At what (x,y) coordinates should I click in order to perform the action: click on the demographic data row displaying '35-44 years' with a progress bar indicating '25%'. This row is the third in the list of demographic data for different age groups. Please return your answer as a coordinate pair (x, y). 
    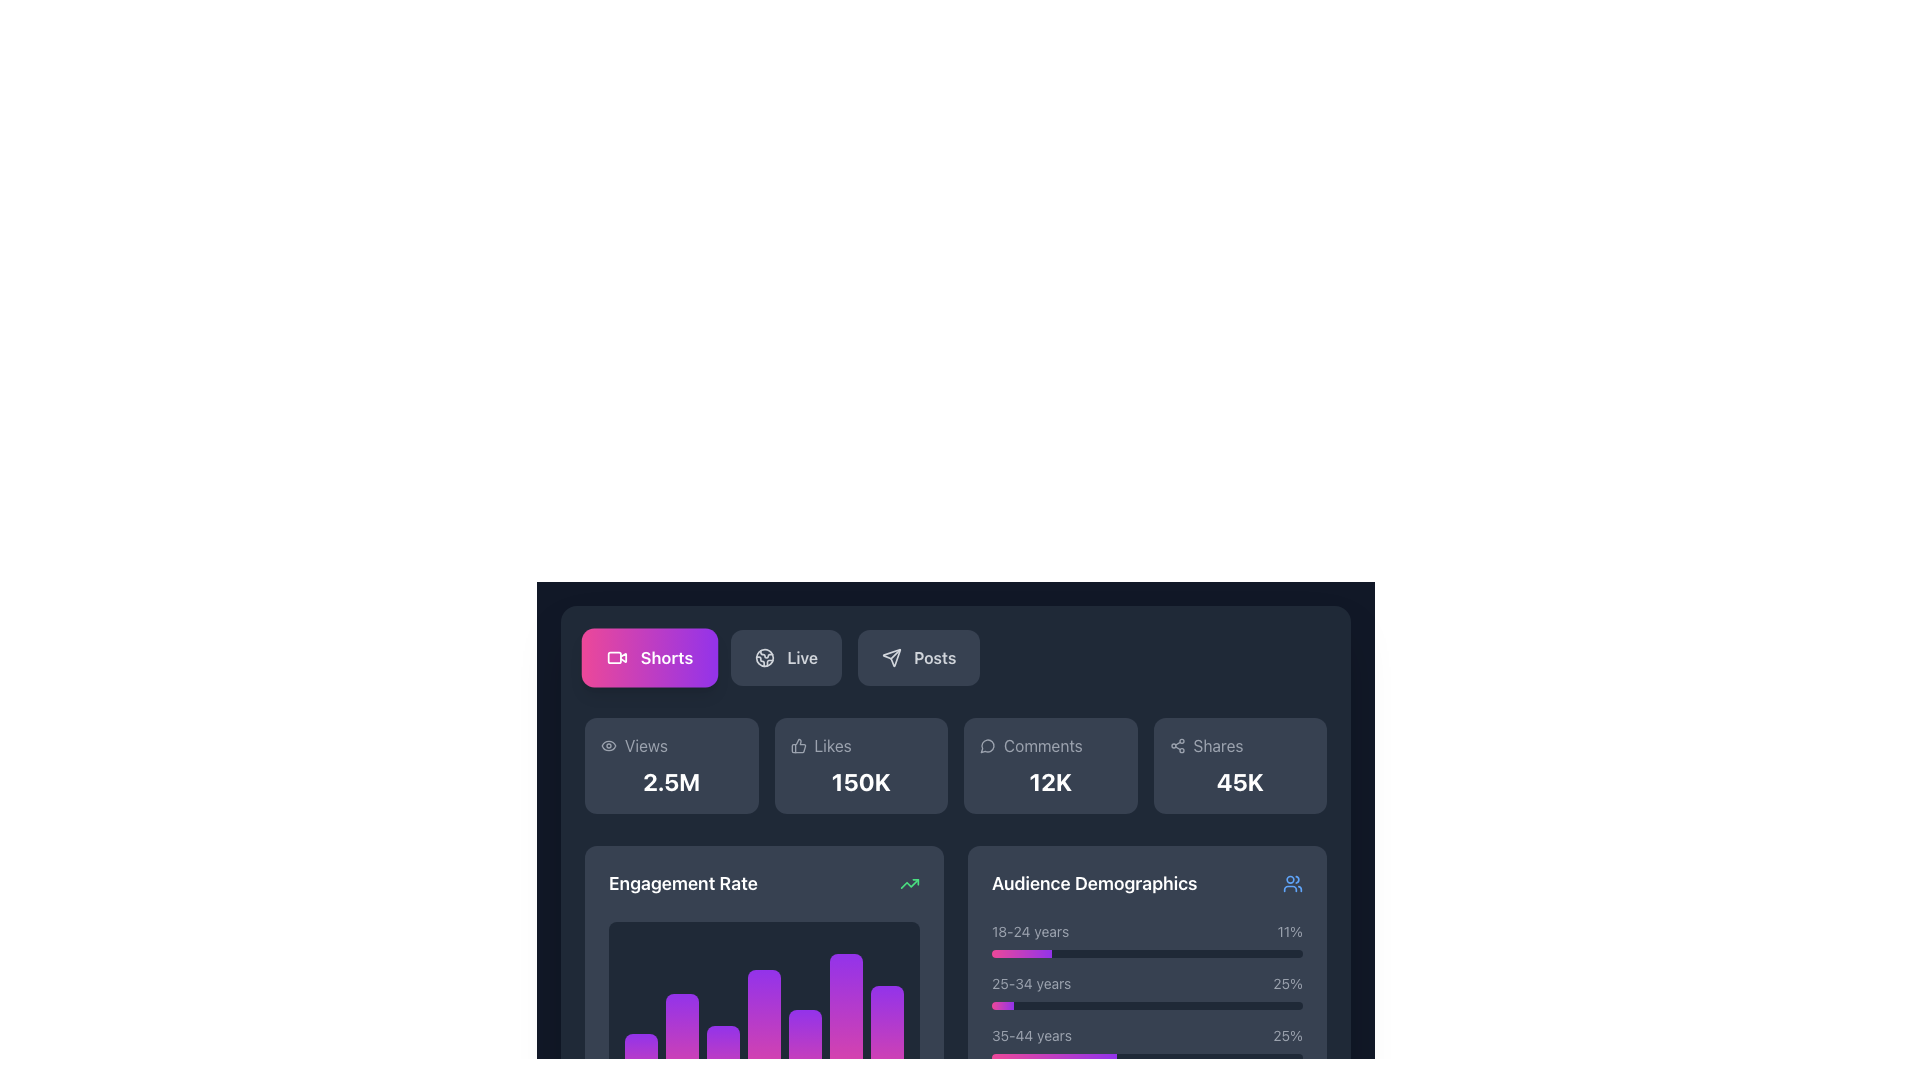
    Looking at the image, I should click on (1147, 1043).